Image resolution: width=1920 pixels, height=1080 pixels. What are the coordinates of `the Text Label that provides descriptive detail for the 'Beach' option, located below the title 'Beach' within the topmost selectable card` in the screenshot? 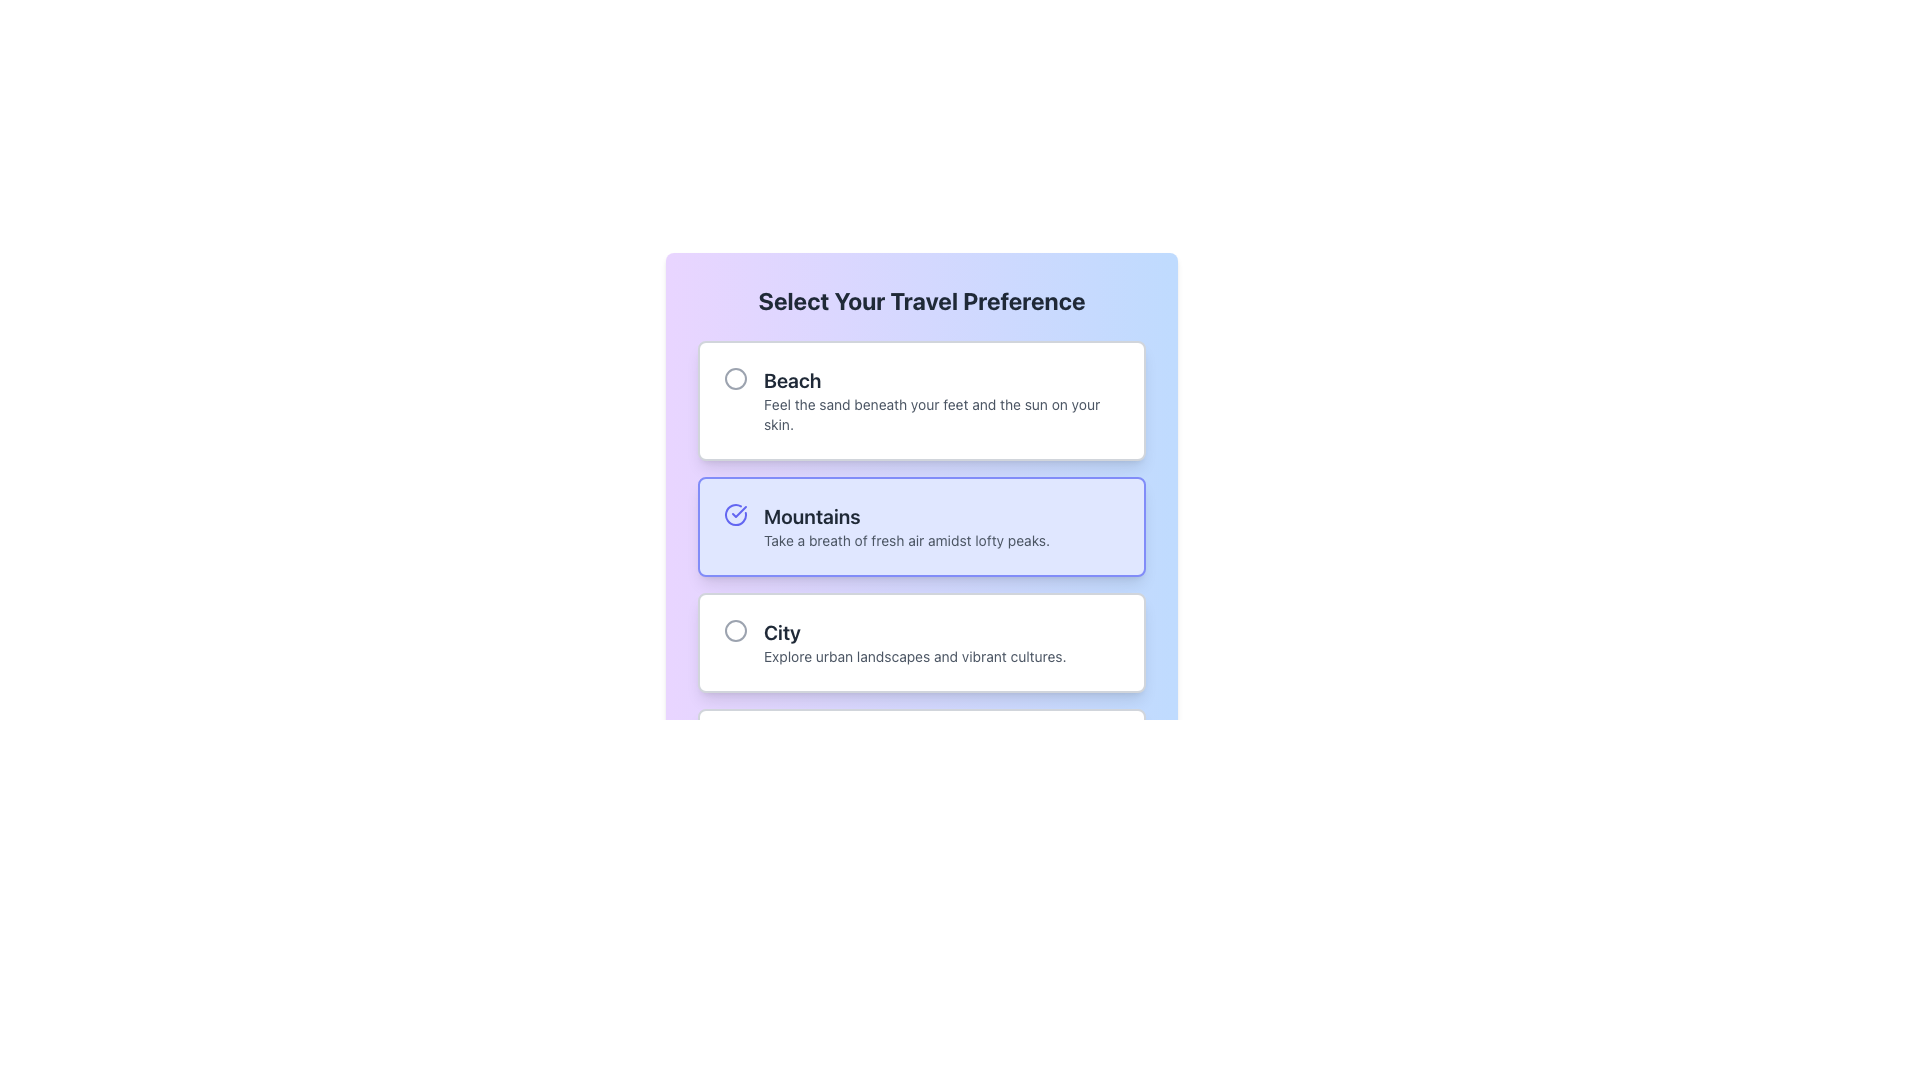 It's located at (940, 414).